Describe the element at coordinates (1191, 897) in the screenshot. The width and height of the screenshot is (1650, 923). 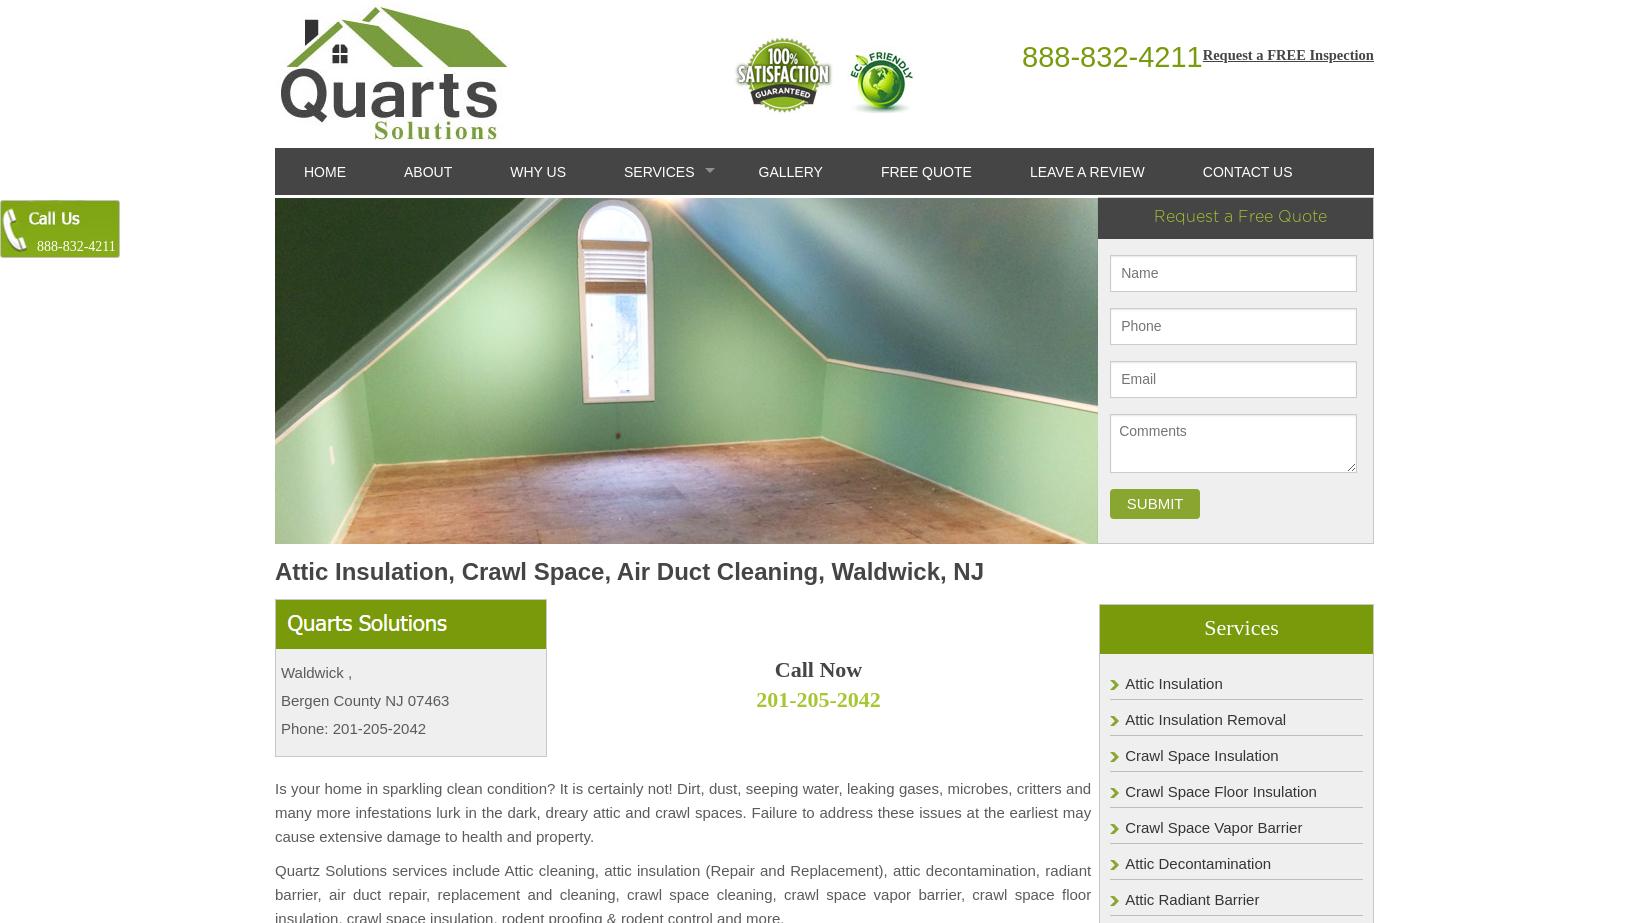
I see `'Attic Radiant Barrier'` at that location.